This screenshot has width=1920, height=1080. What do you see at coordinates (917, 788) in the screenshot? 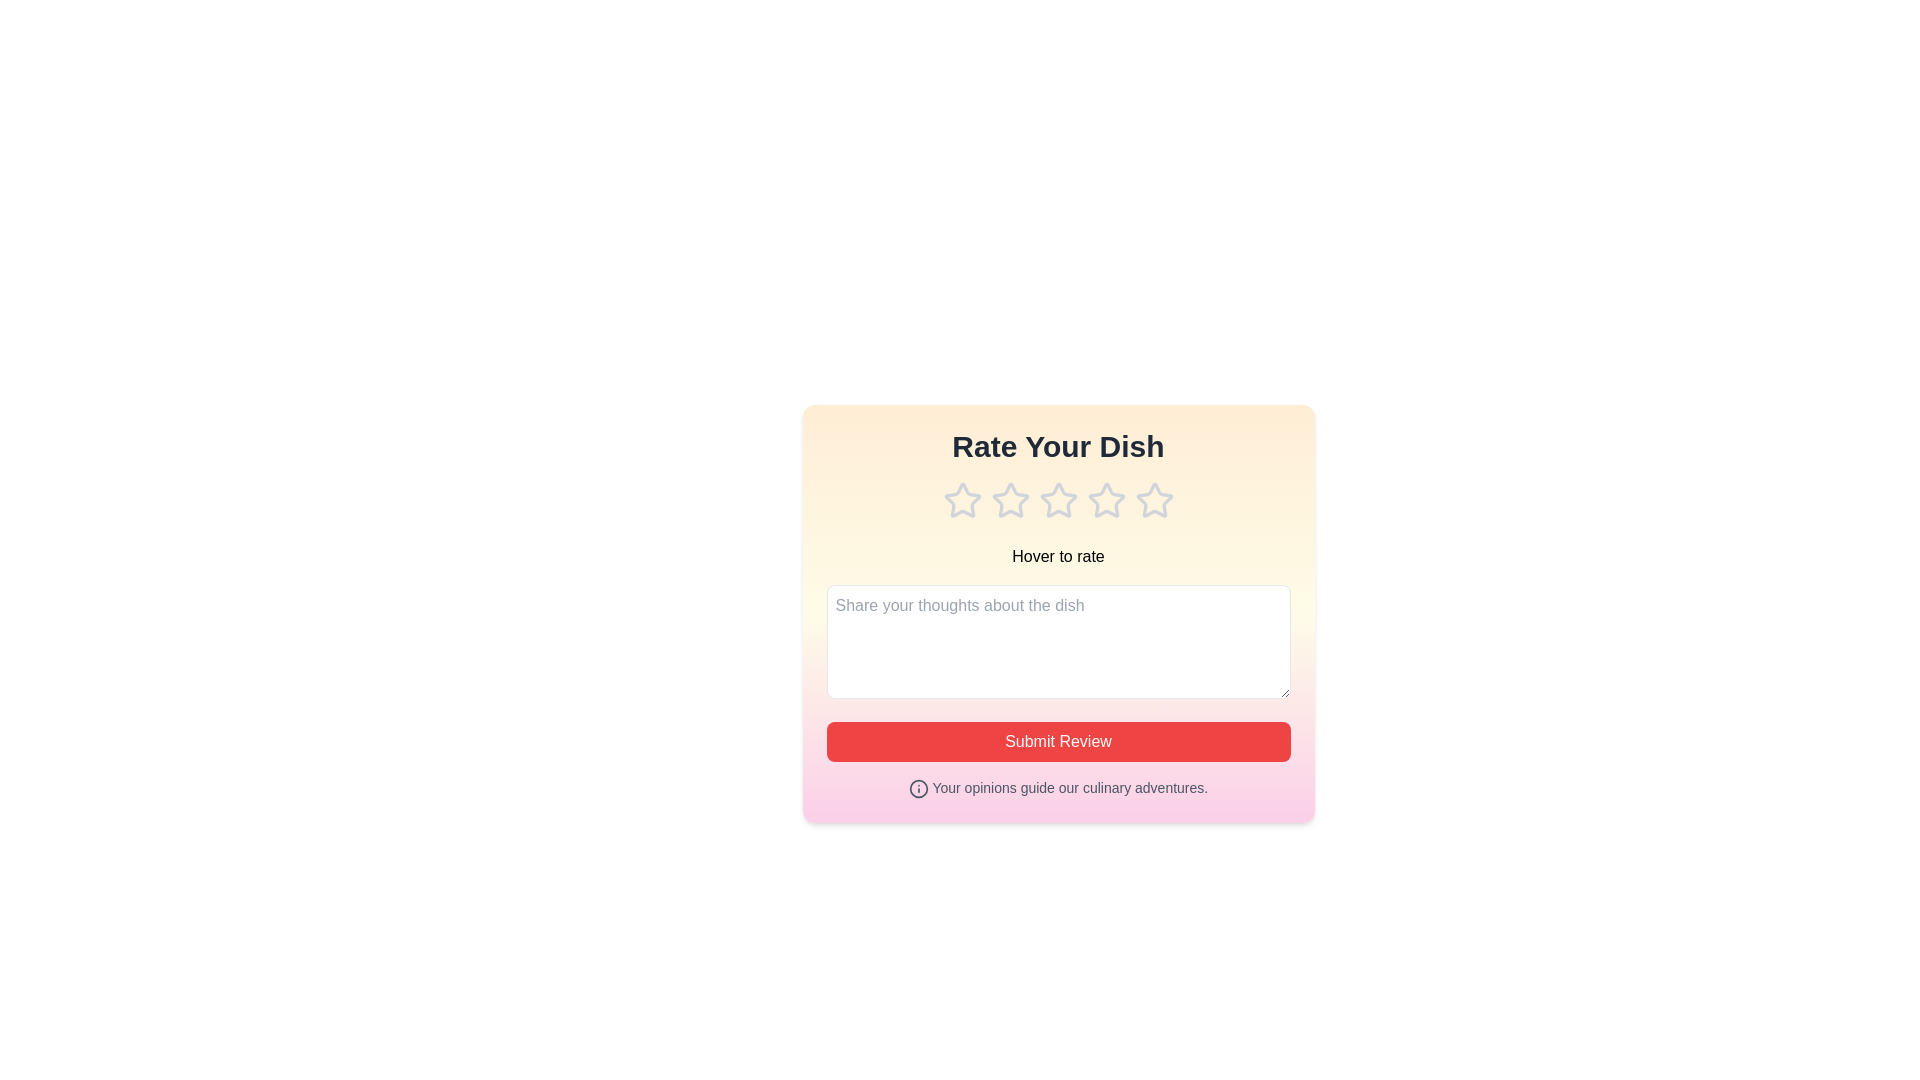
I see `the info icon to display additional details` at bounding box center [917, 788].